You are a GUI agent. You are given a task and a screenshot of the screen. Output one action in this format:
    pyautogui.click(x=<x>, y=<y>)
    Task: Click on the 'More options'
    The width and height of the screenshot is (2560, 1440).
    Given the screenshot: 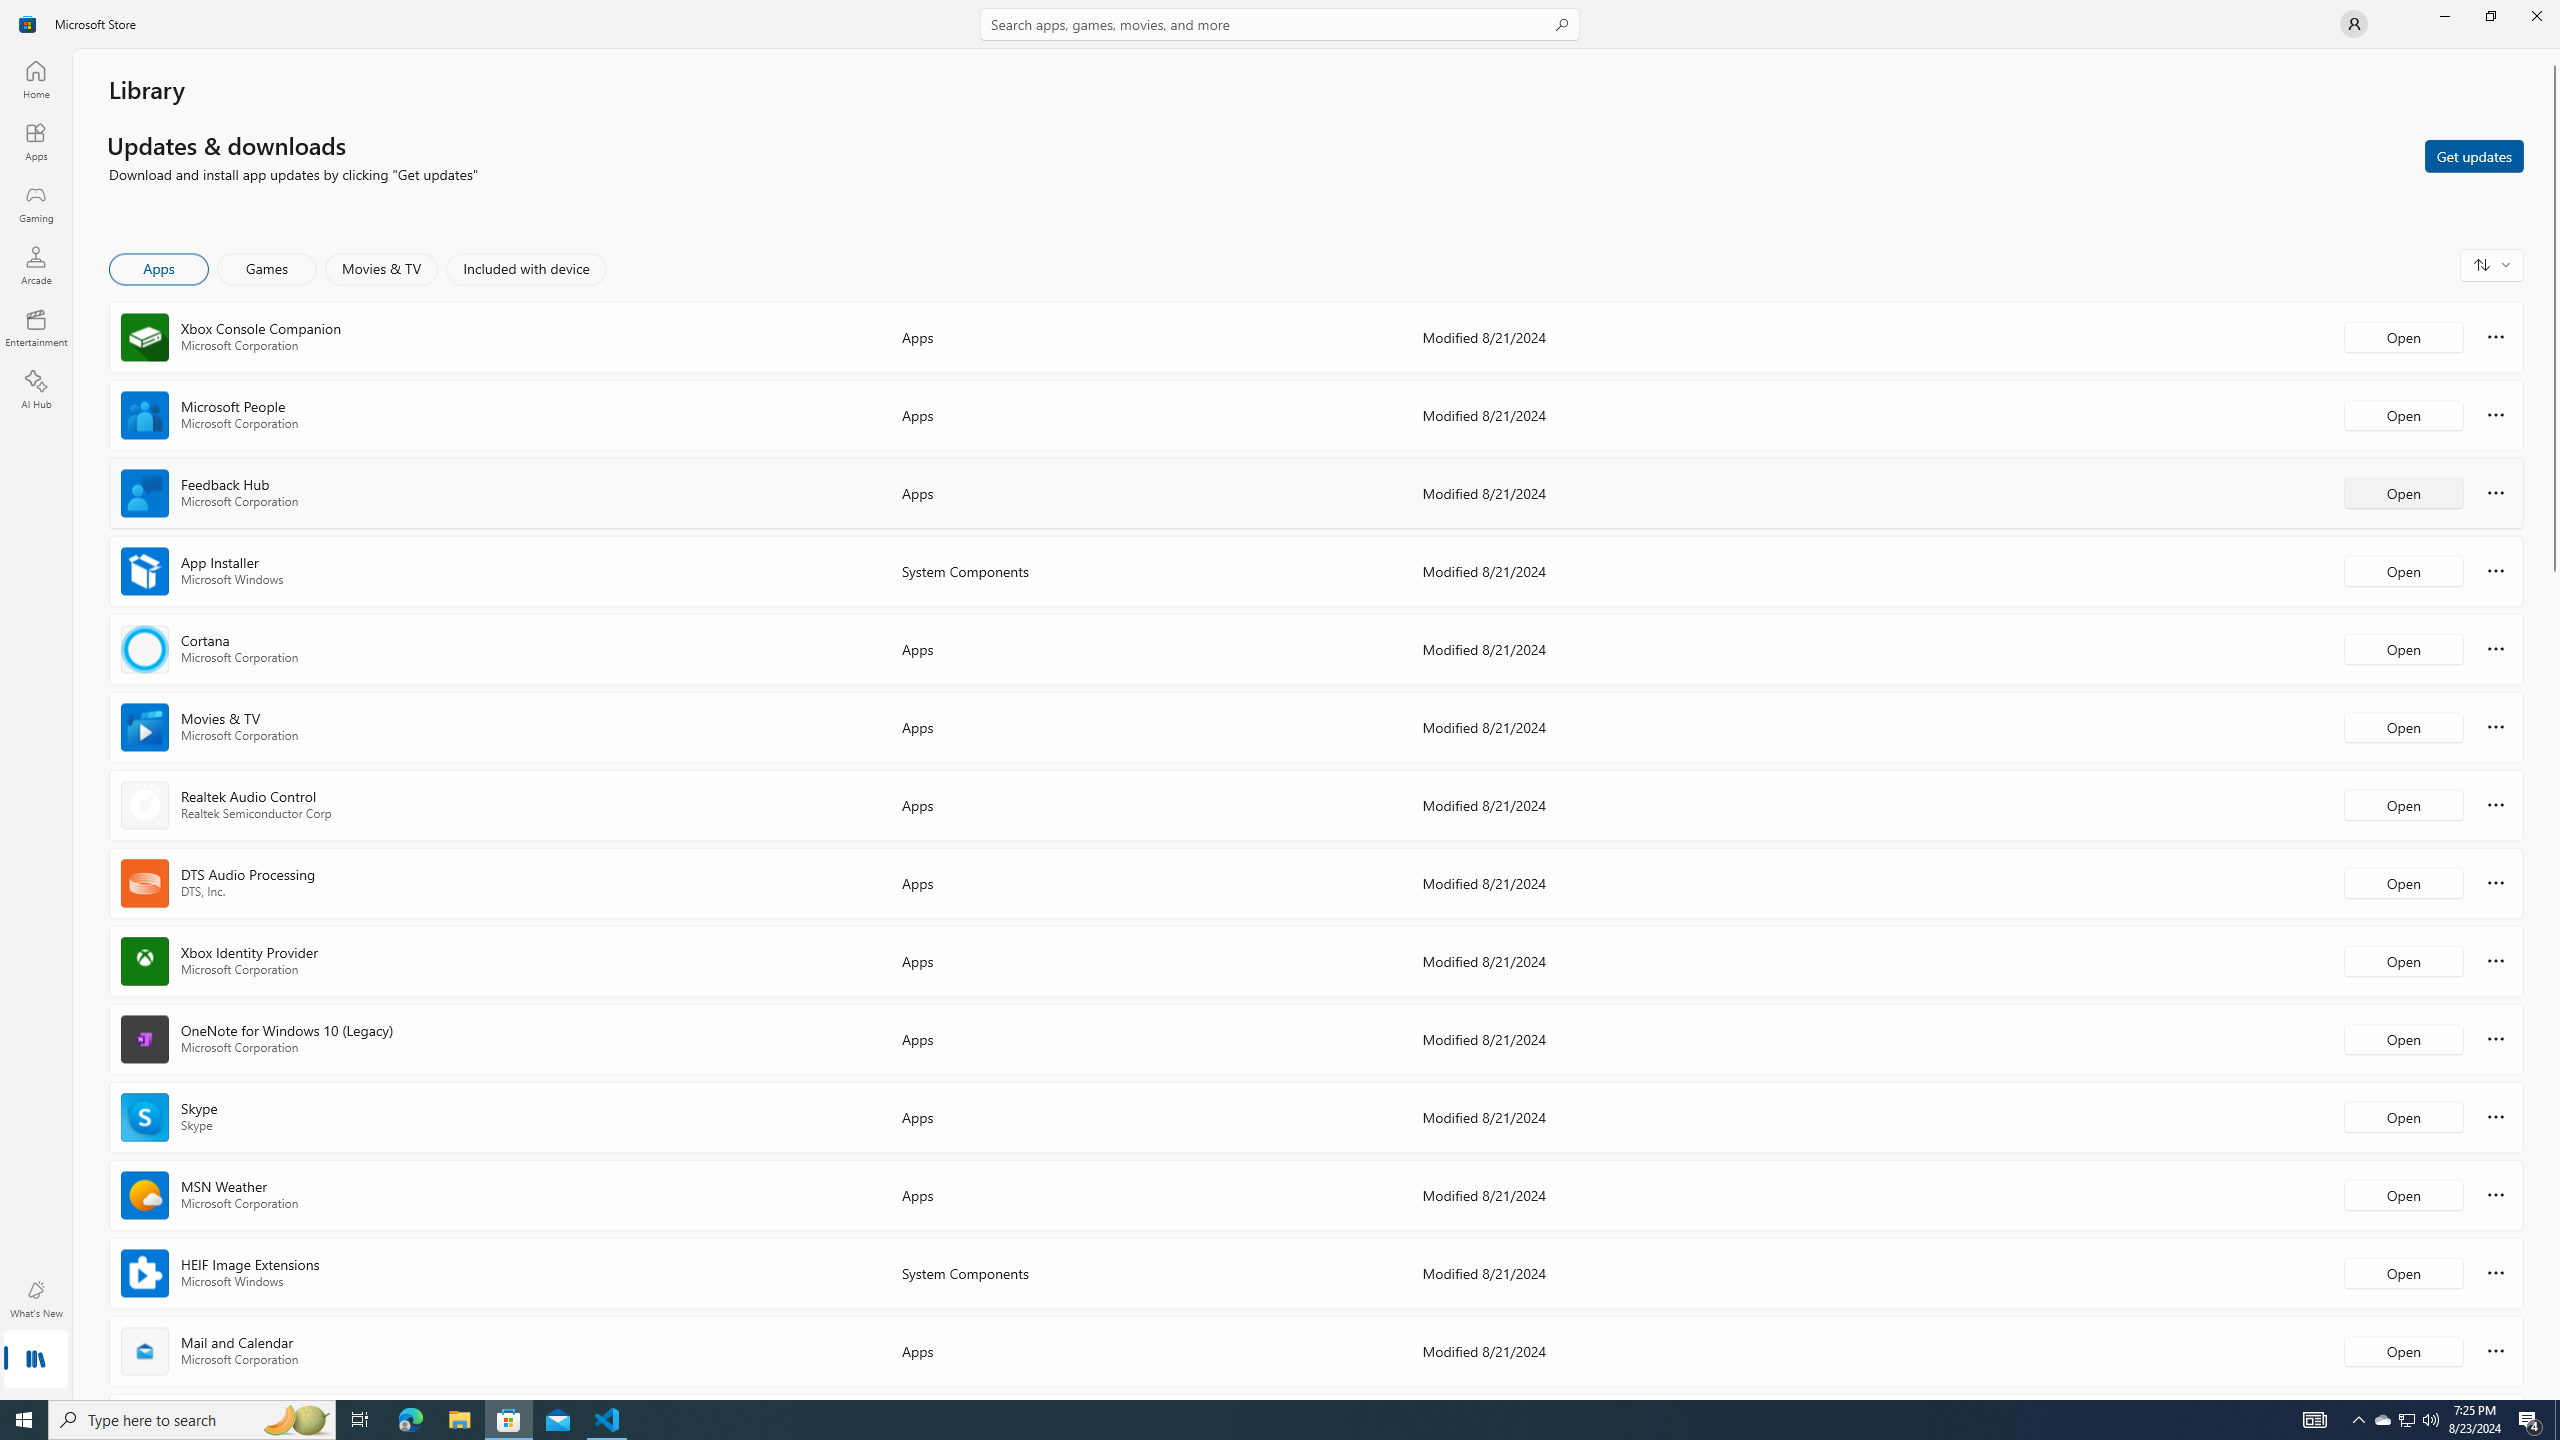 What is the action you would take?
    pyautogui.click(x=2495, y=1349)
    